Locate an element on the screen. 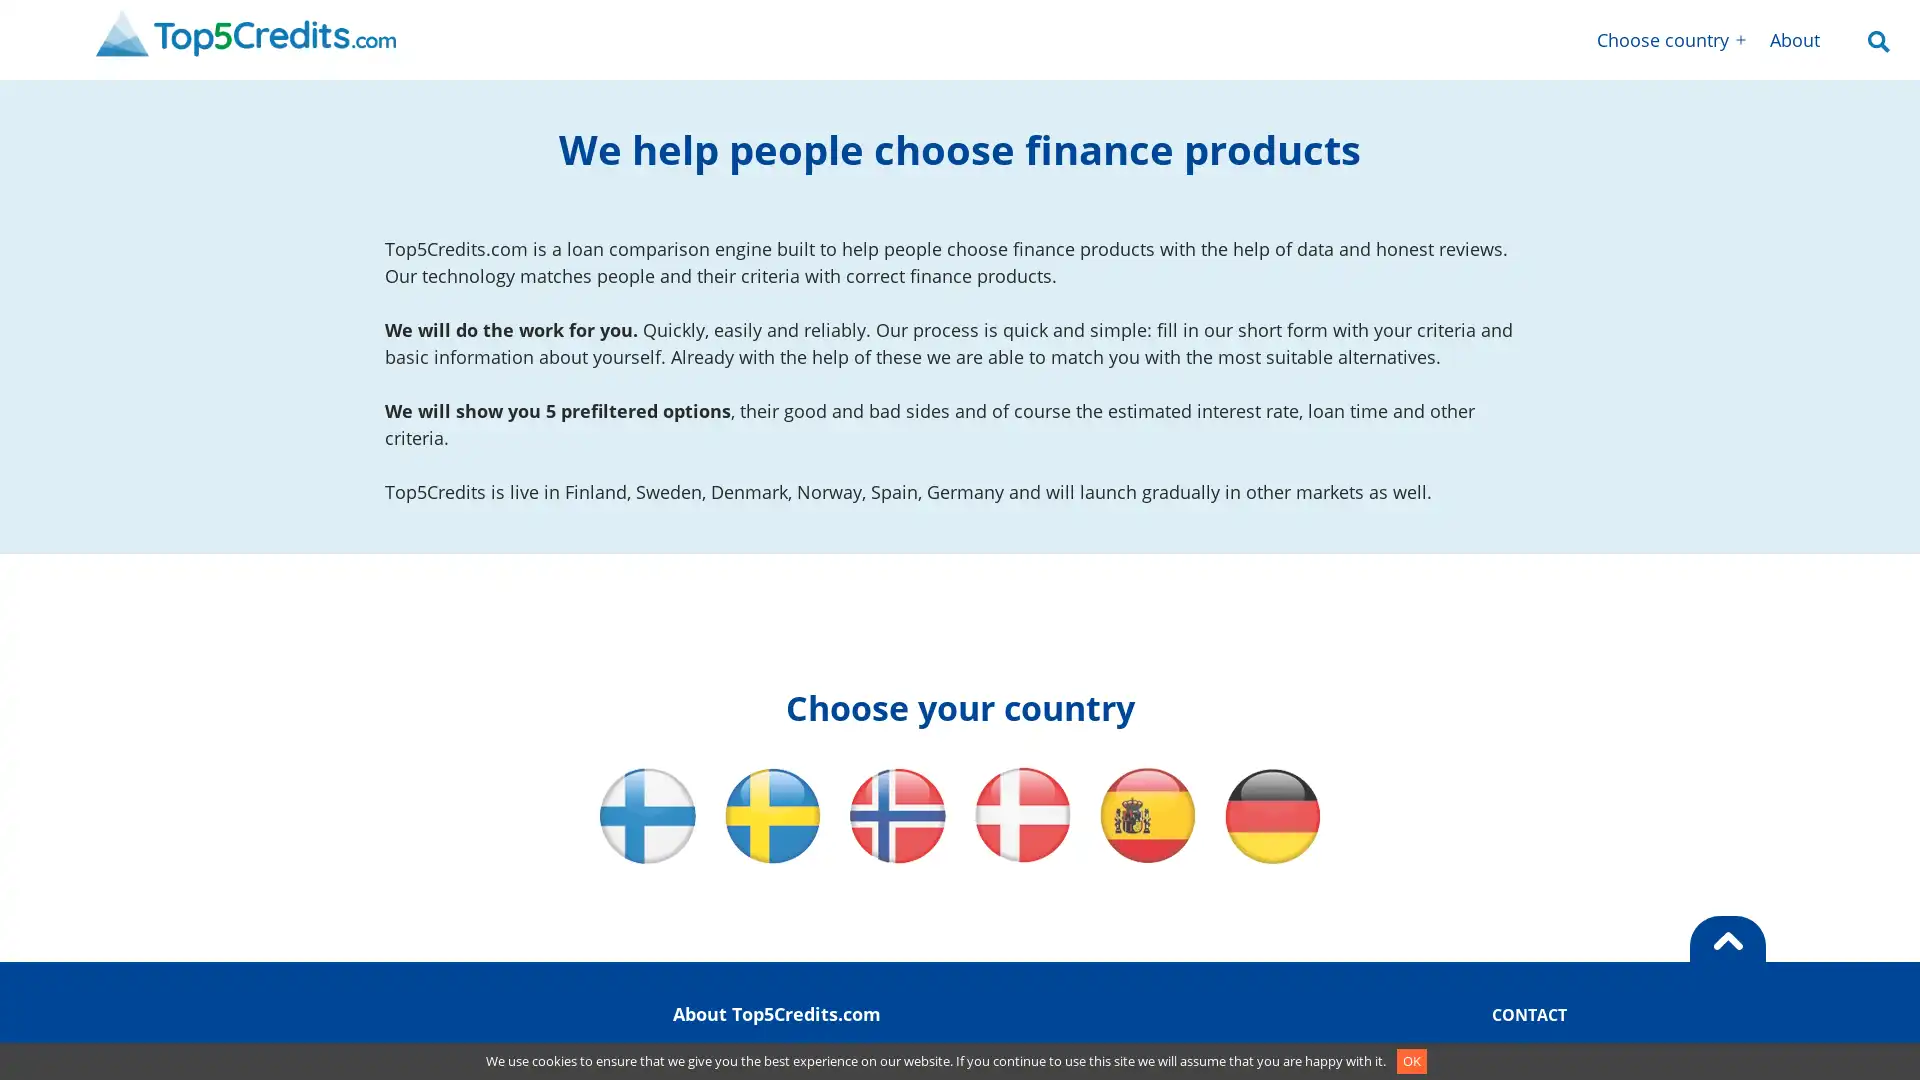  OK is located at coordinates (1410, 1060).